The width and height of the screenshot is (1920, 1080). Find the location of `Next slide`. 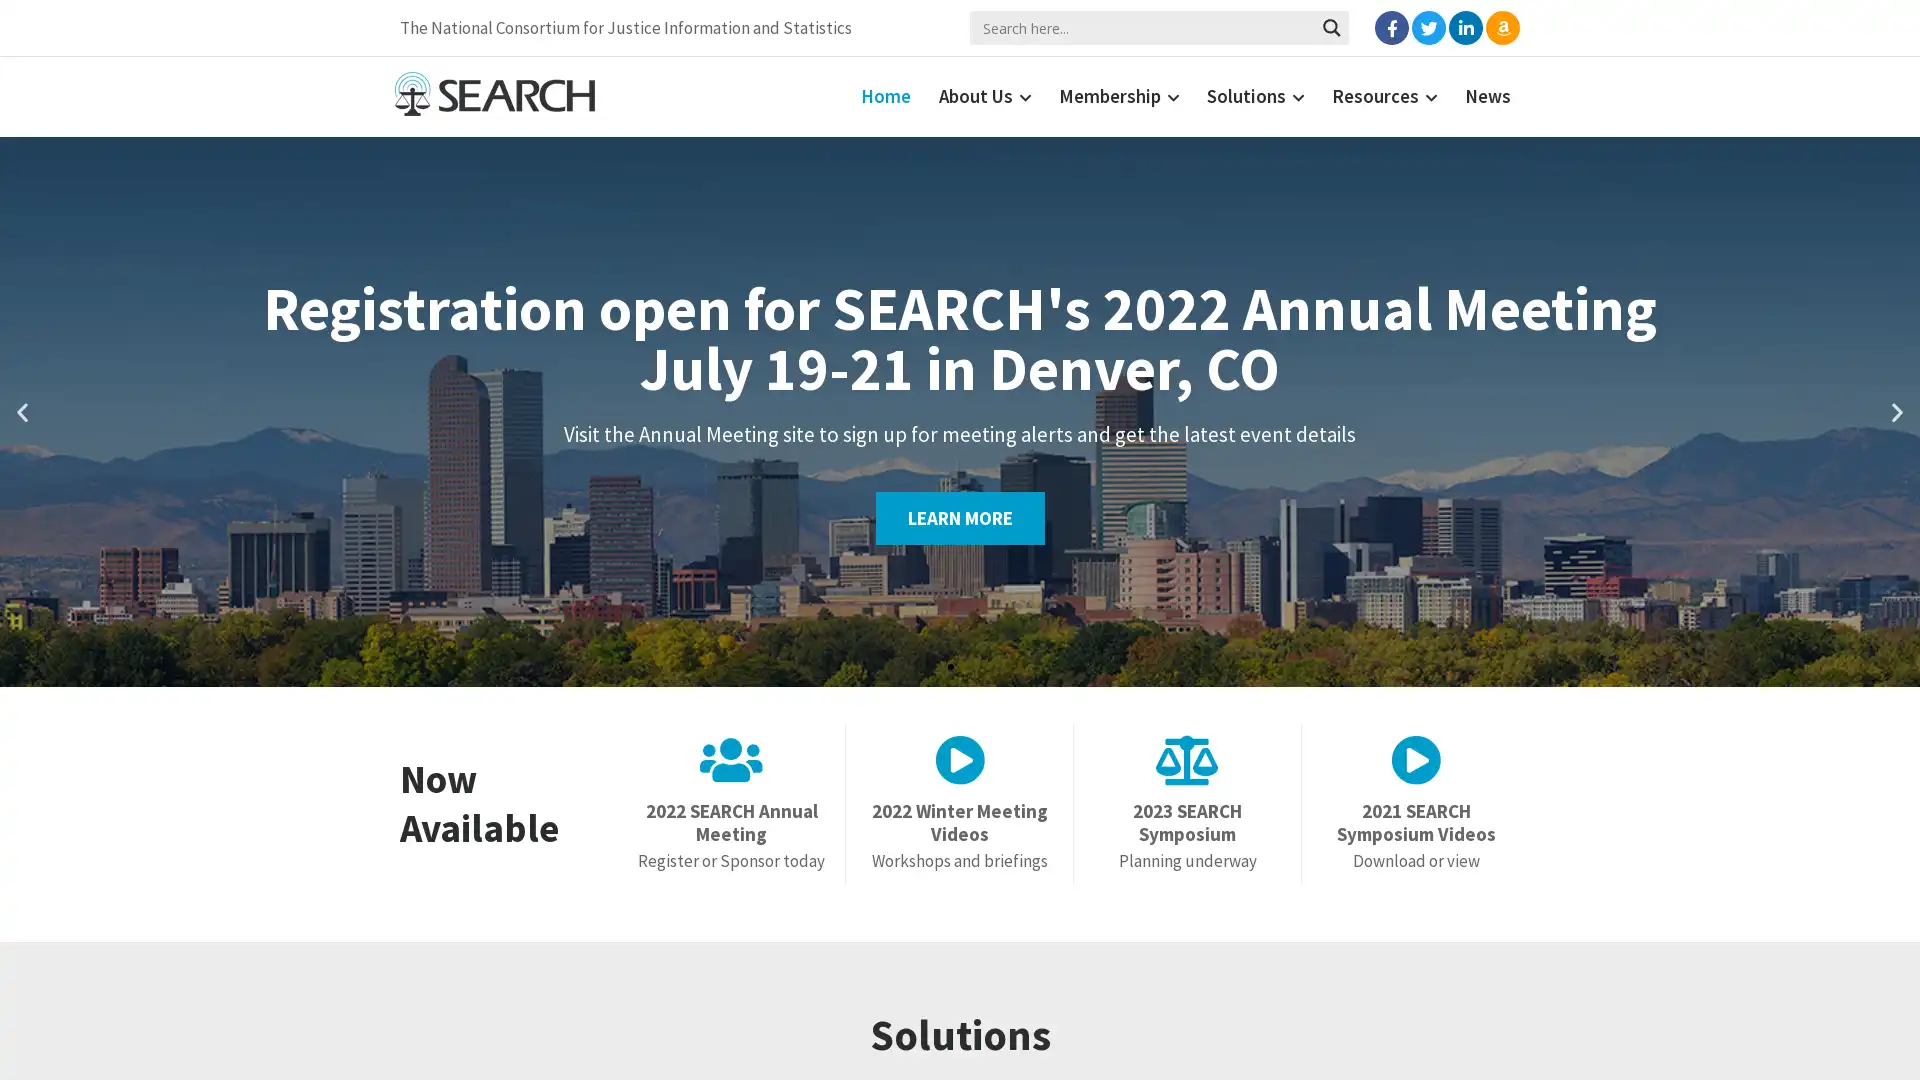

Next slide is located at coordinates (1896, 410).